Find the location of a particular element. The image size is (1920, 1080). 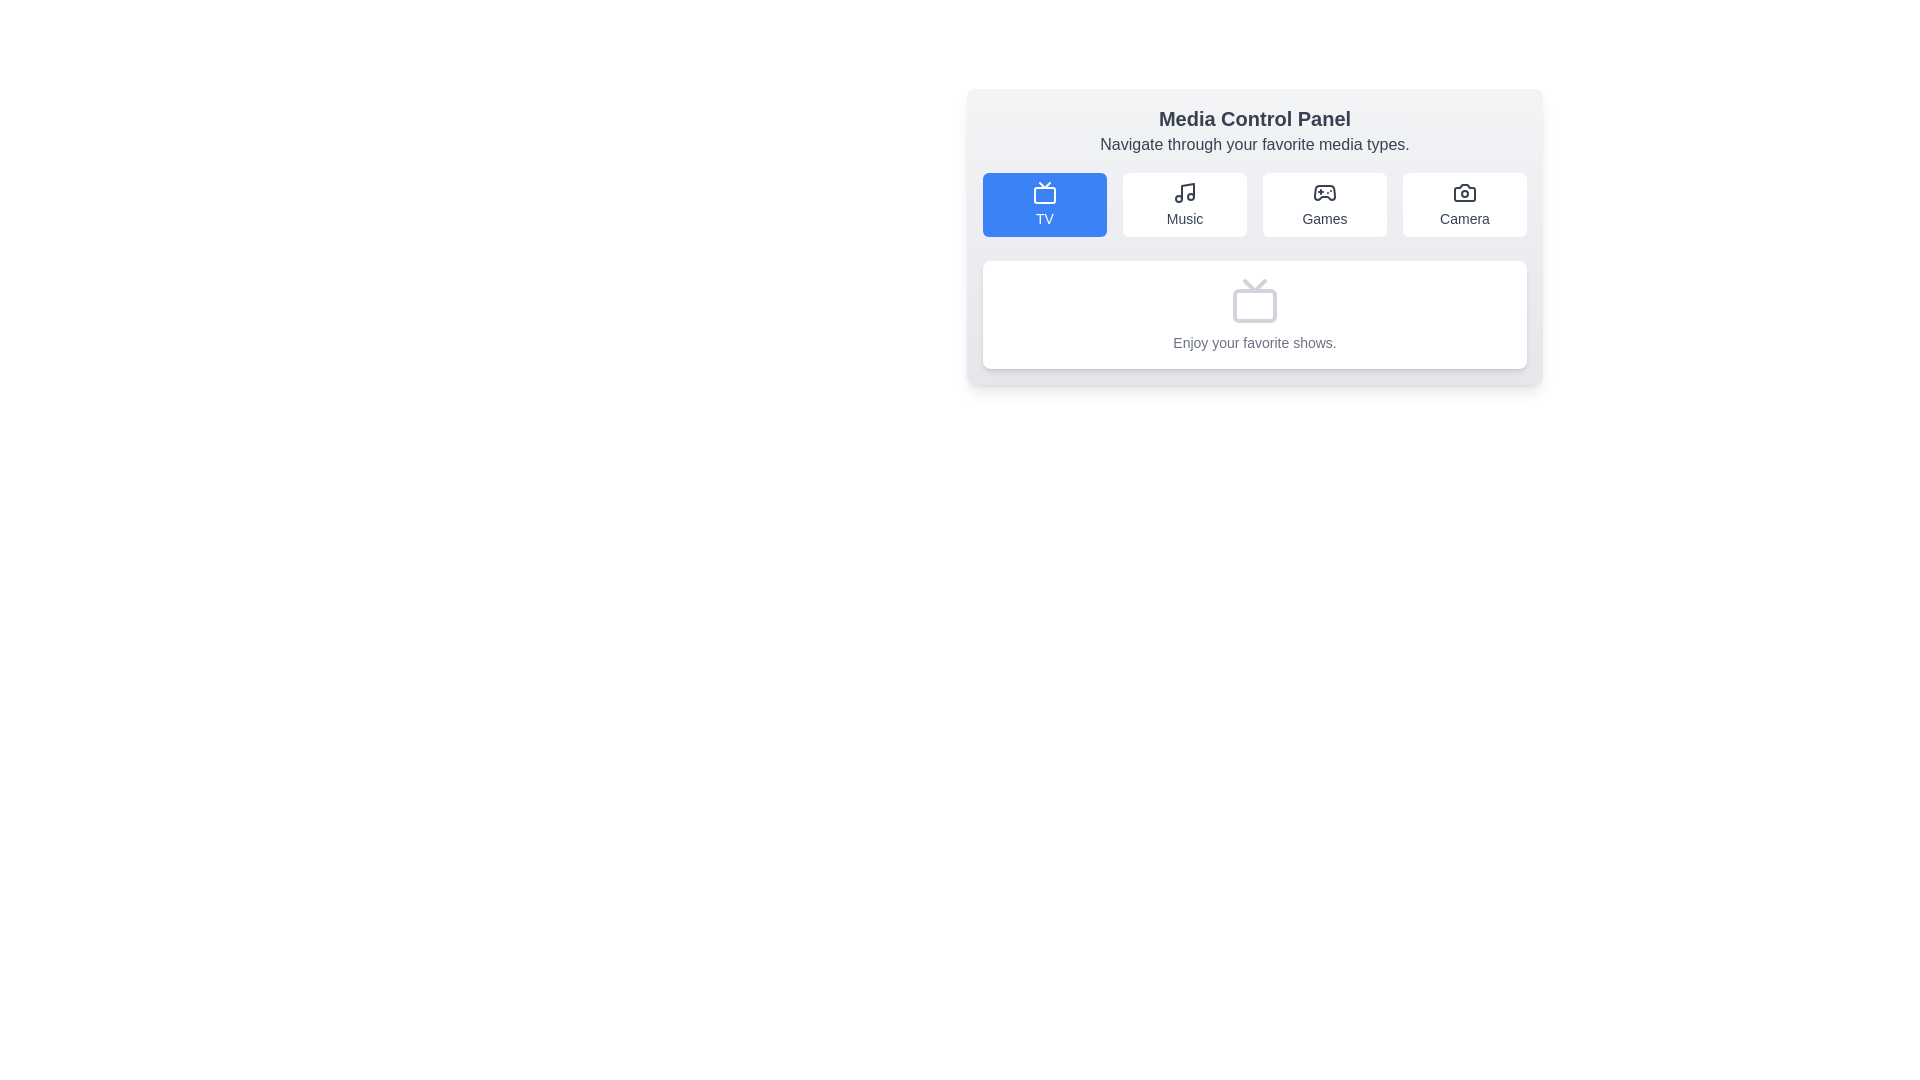

the button that selects the 'TV' media type, located in the top-left corner of a grid layout before the 'Music', 'Games', and 'Camera' buttons is located at coordinates (1044, 204).